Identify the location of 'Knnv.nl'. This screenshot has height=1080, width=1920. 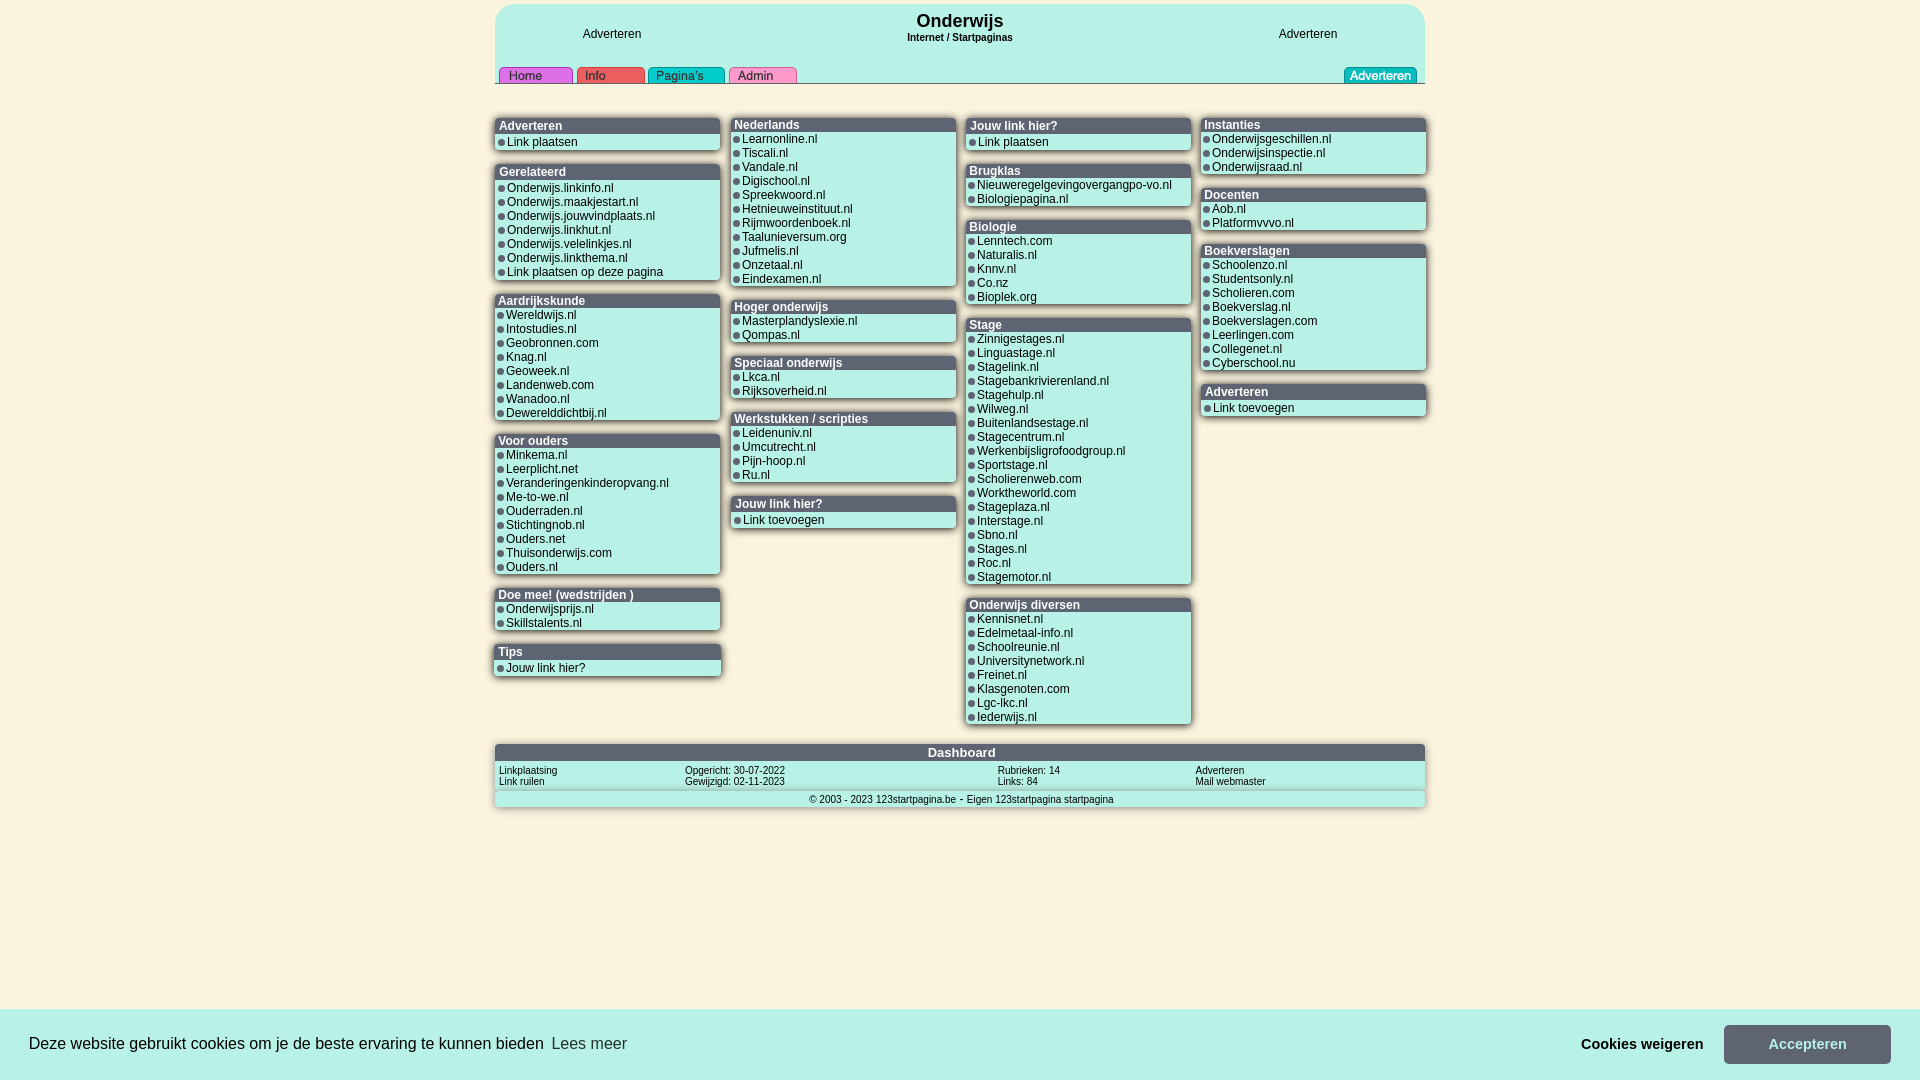
(977, 268).